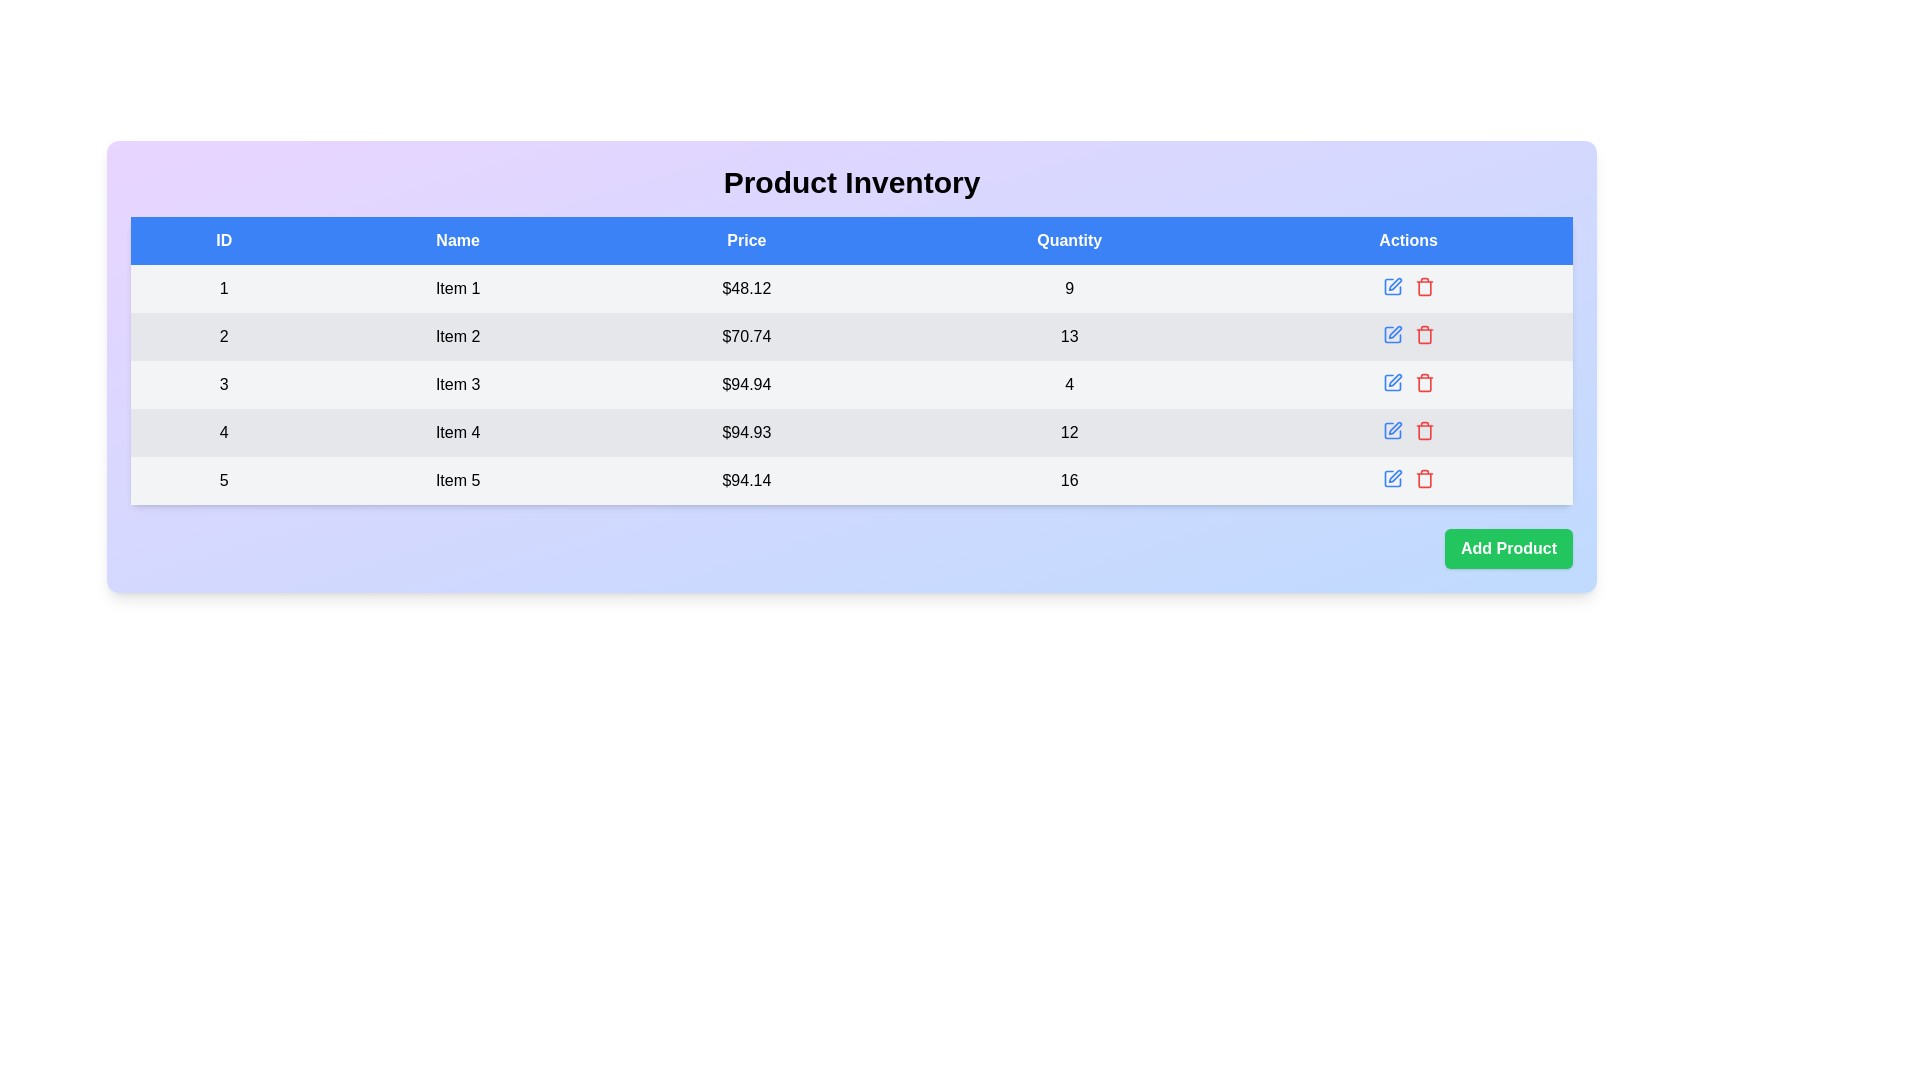 The width and height of the screenshot is (1920, 1080). Describe the element at coordinates (457, 239) in the screenshot. I see `the header cell labeled 'Name' which is the second column header in a table layout, displayed in white text on a blue background` at that location.